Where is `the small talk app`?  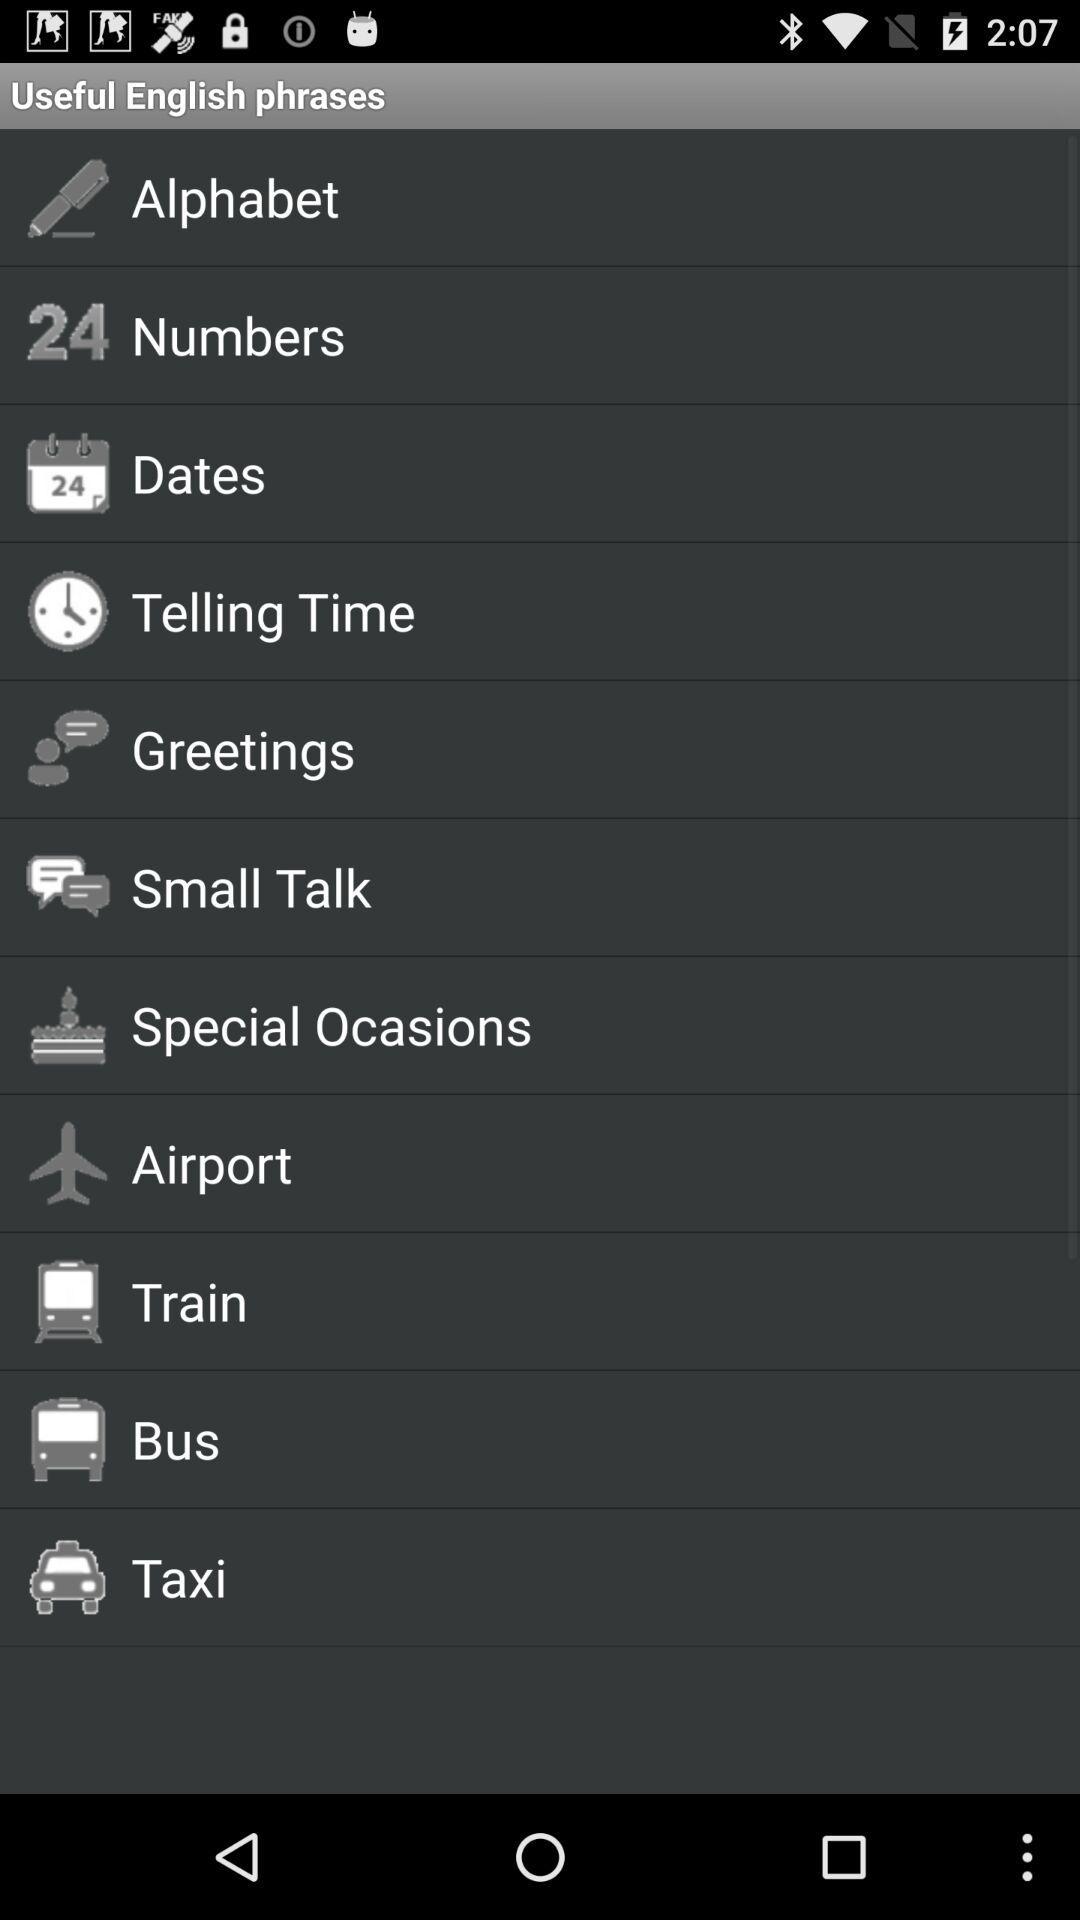 the small talk app is located at coordinates (582, 885).